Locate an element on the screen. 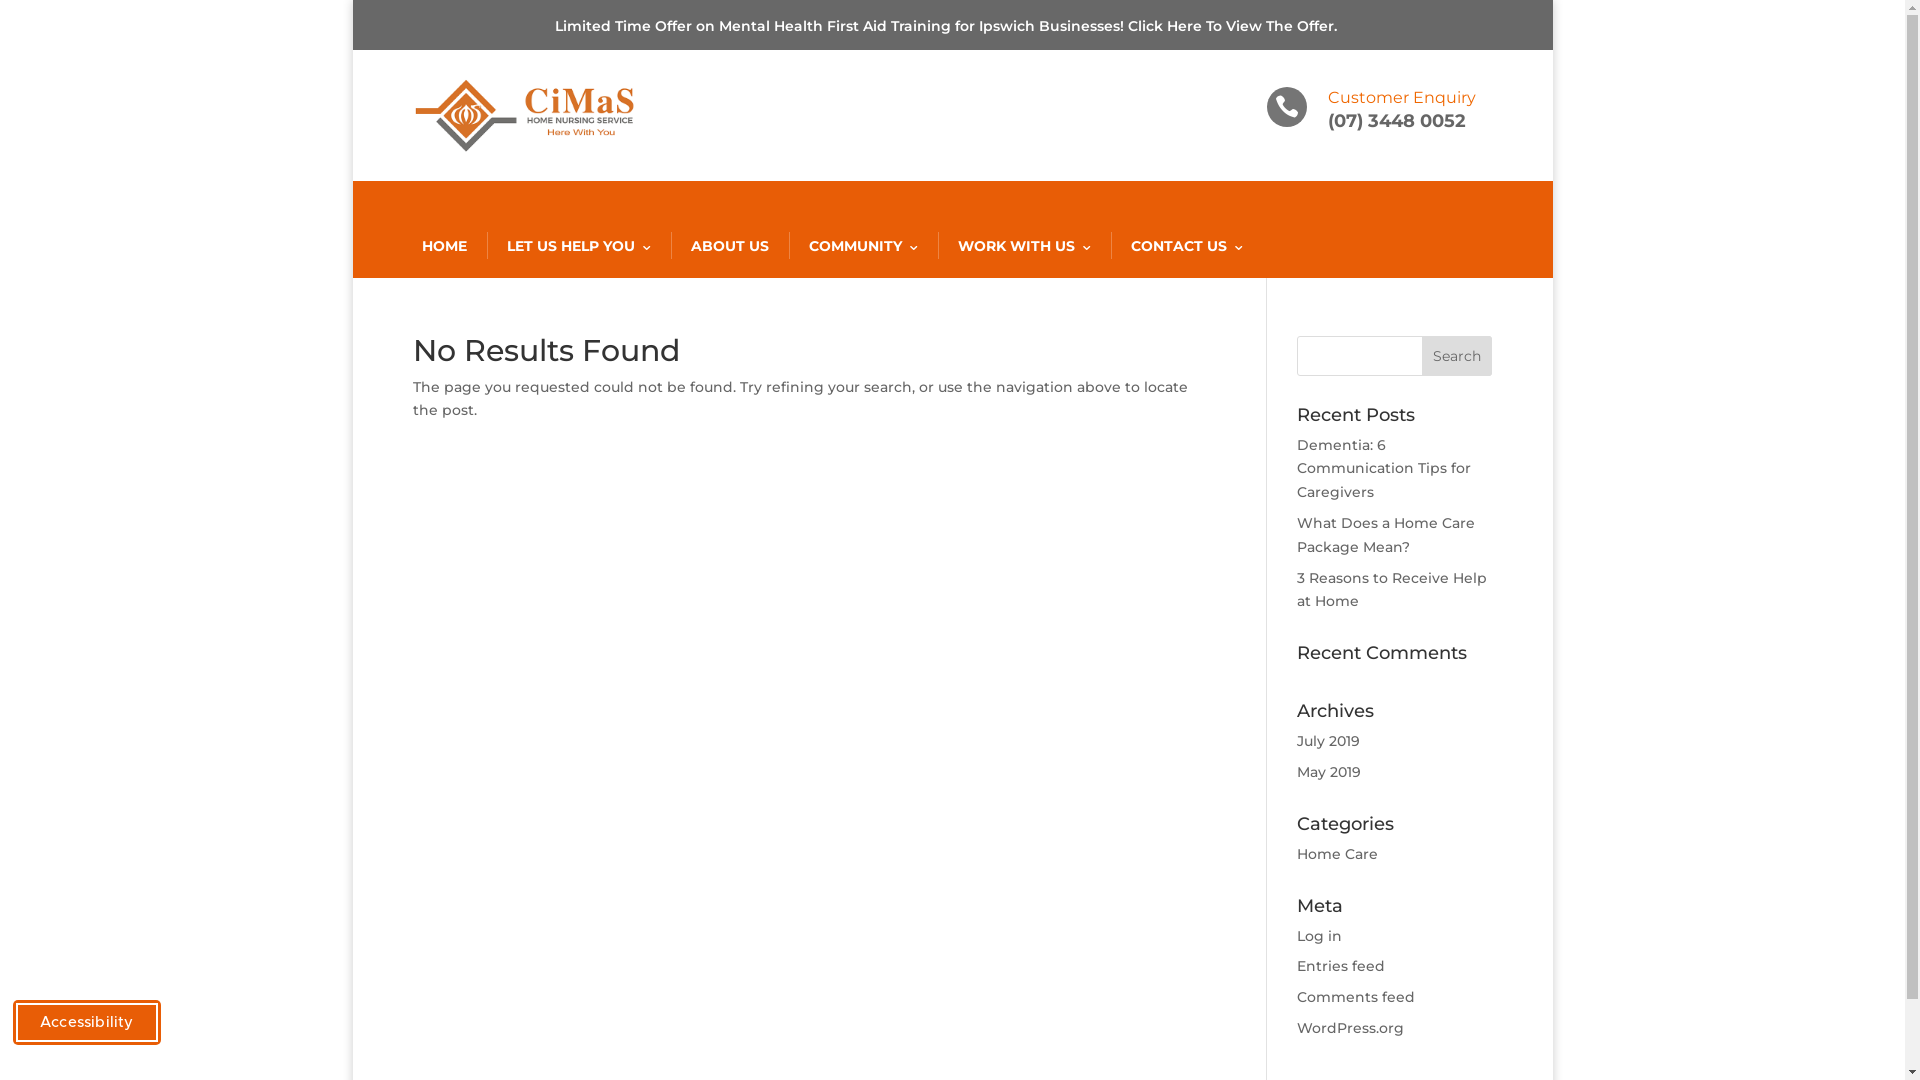  'HOME' is located at coordinates (443, 245).